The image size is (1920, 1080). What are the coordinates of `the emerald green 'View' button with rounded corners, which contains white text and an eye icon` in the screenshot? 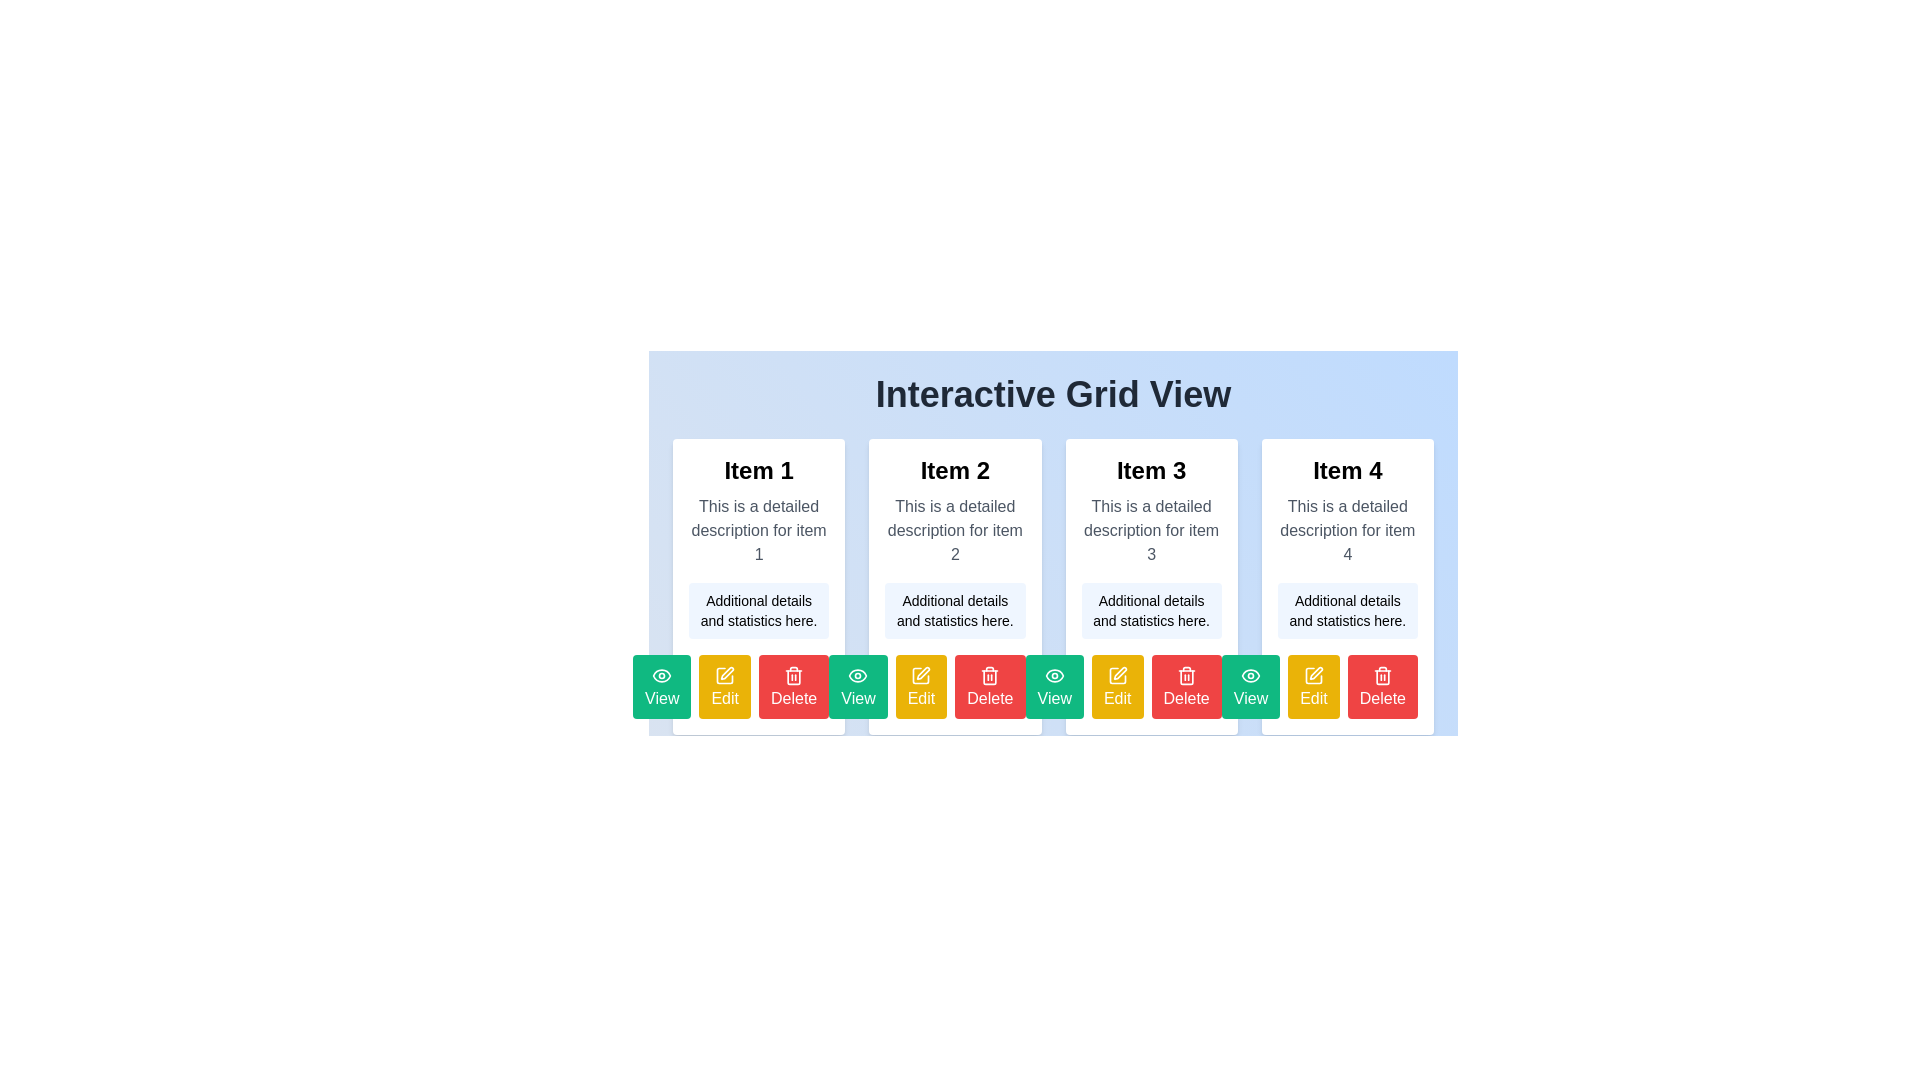 It's located at (858, 685).